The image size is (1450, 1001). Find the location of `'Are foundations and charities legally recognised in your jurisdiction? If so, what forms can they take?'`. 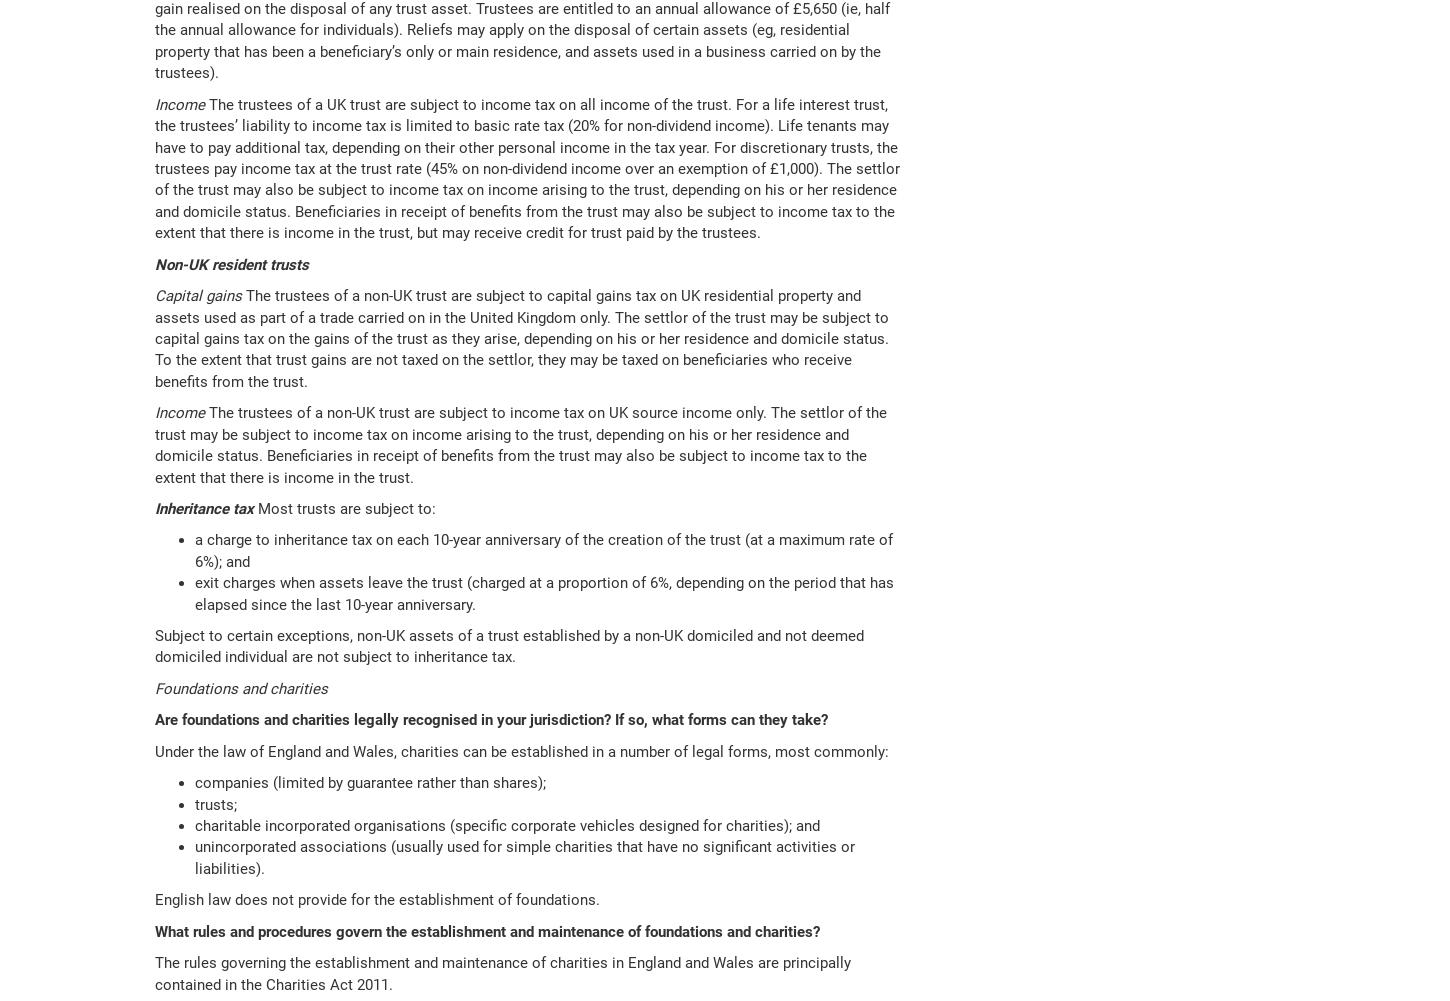

'Are foundations and charities legally recognised in your jurisdiction? If so, what forms can they take?' is located at coordinates (491, 720).